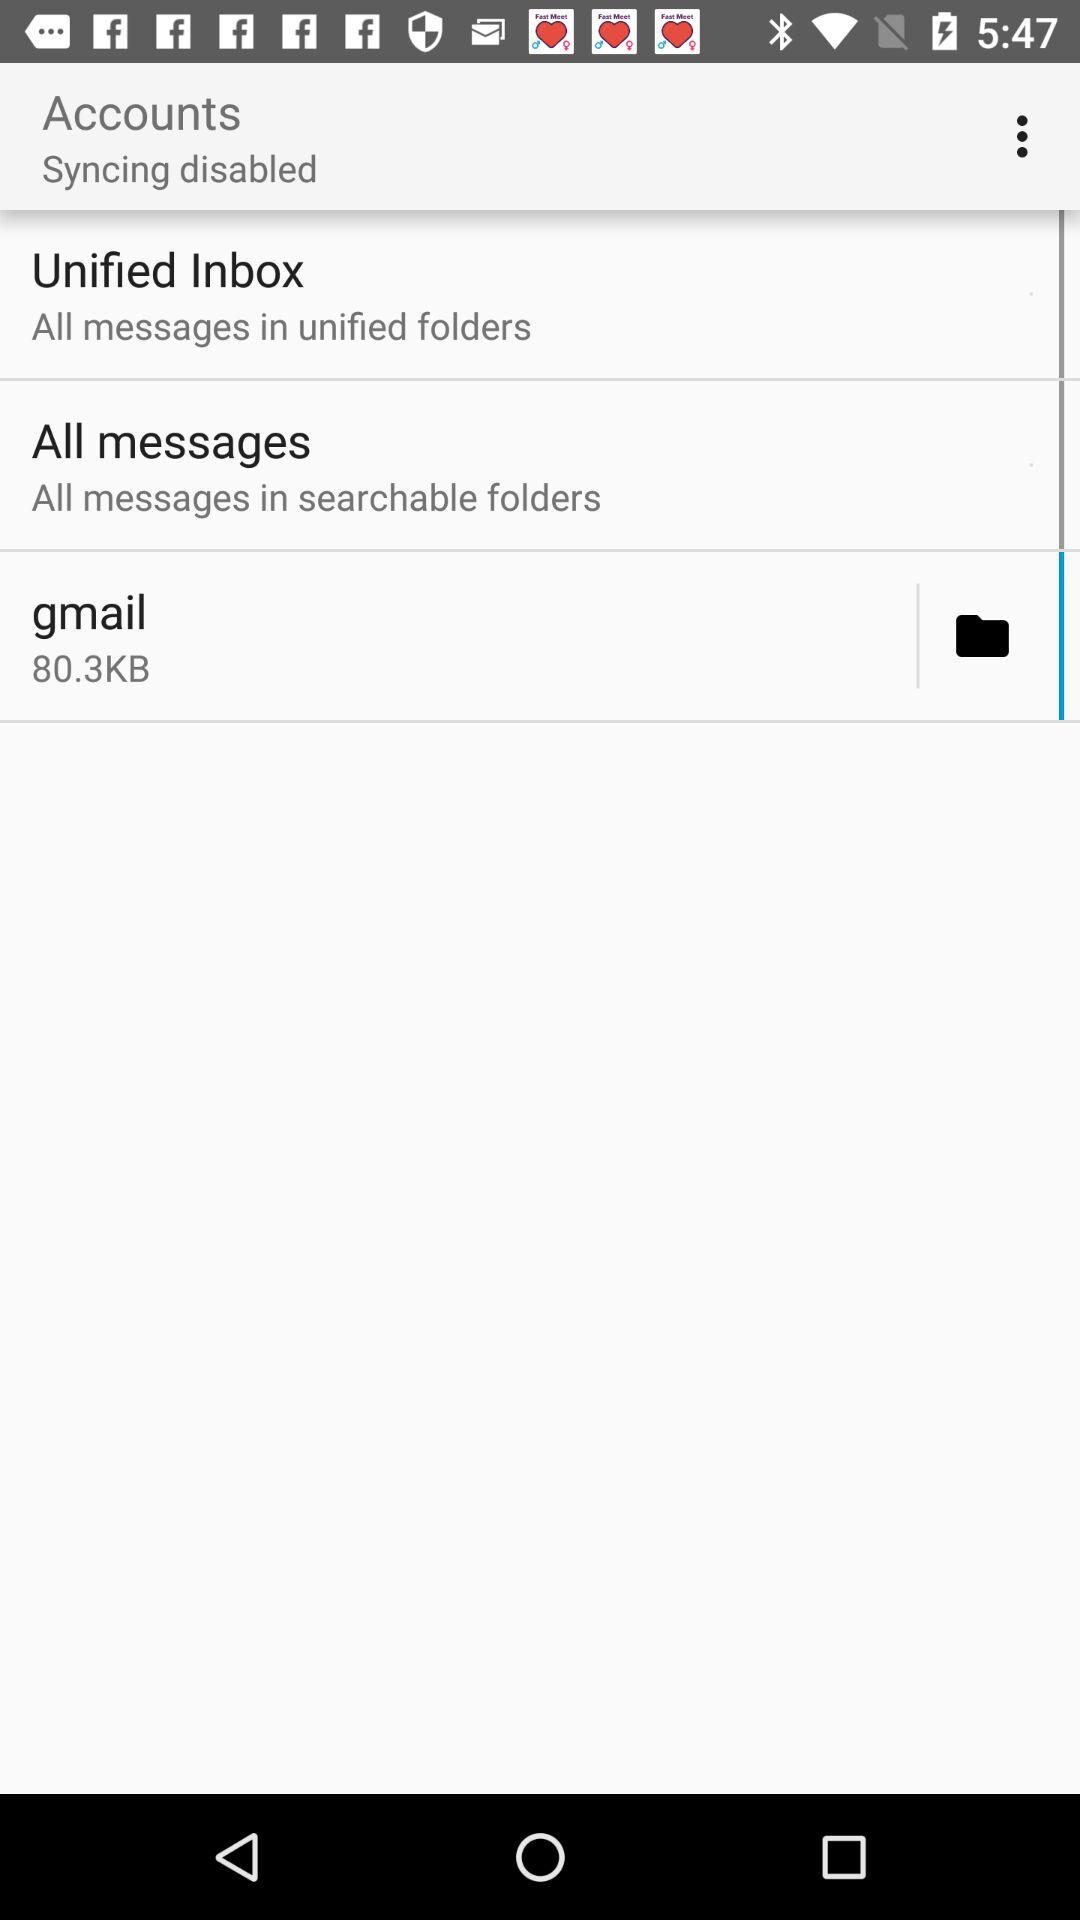  Describe the element at coordinates (468, 667) in the screenshot. I see `the icon below gmail icon` at that location.